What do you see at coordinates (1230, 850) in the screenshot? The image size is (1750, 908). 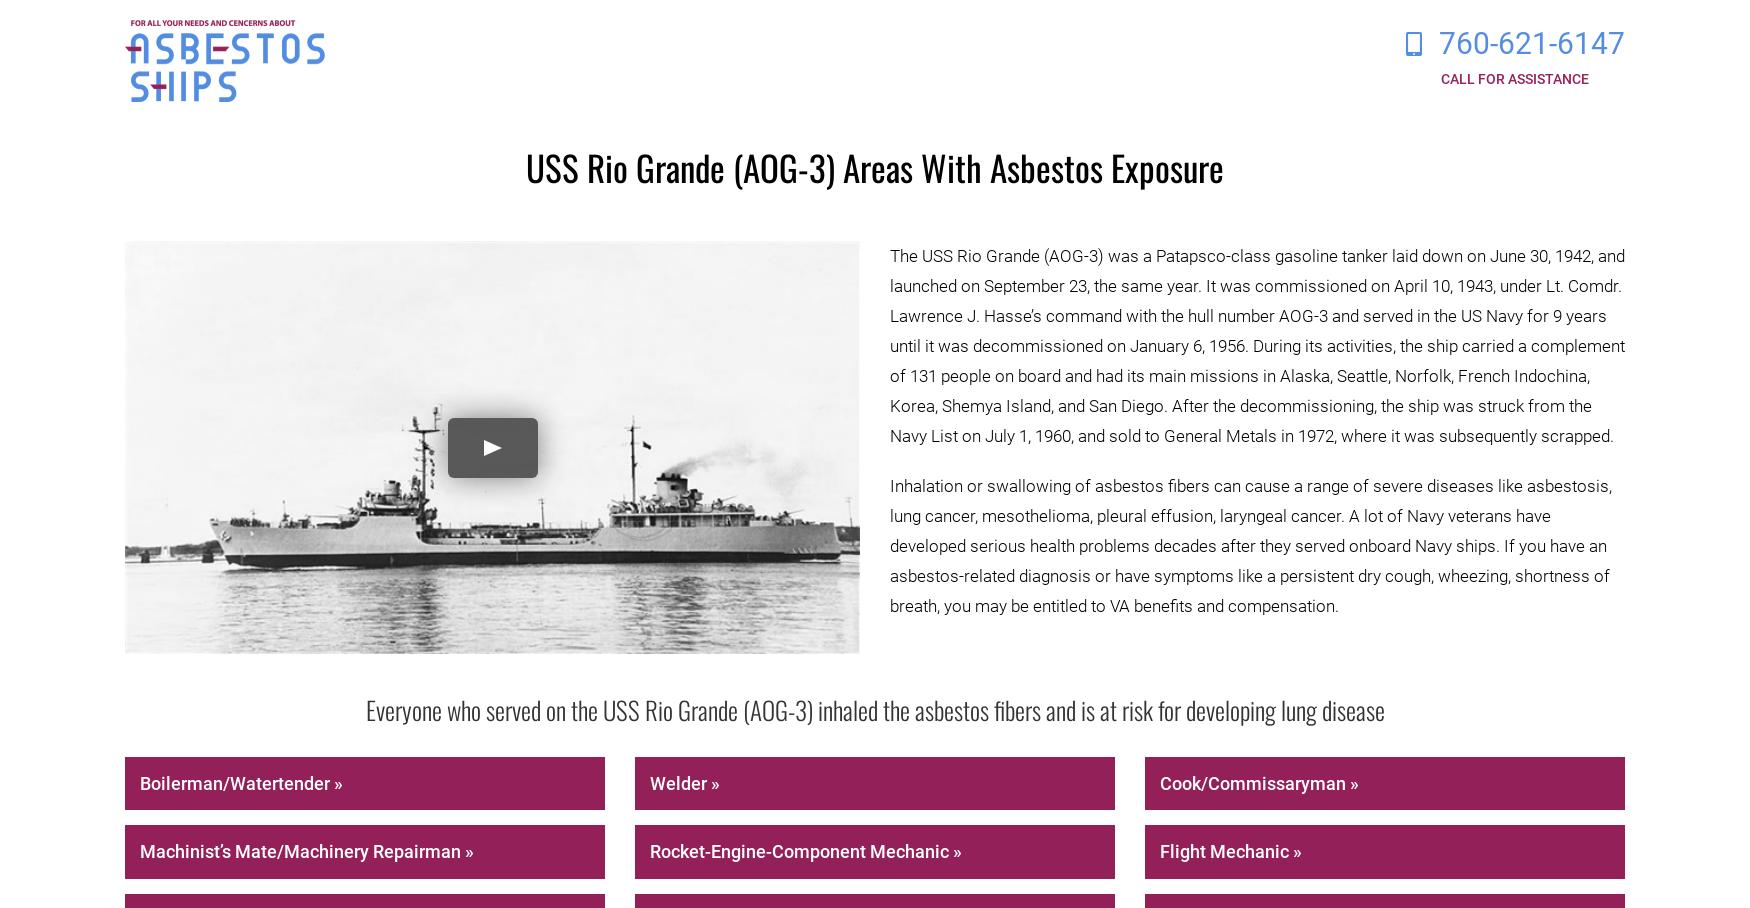 I see `'Flight Mechanic »'` at bounding box center [1230, 850].